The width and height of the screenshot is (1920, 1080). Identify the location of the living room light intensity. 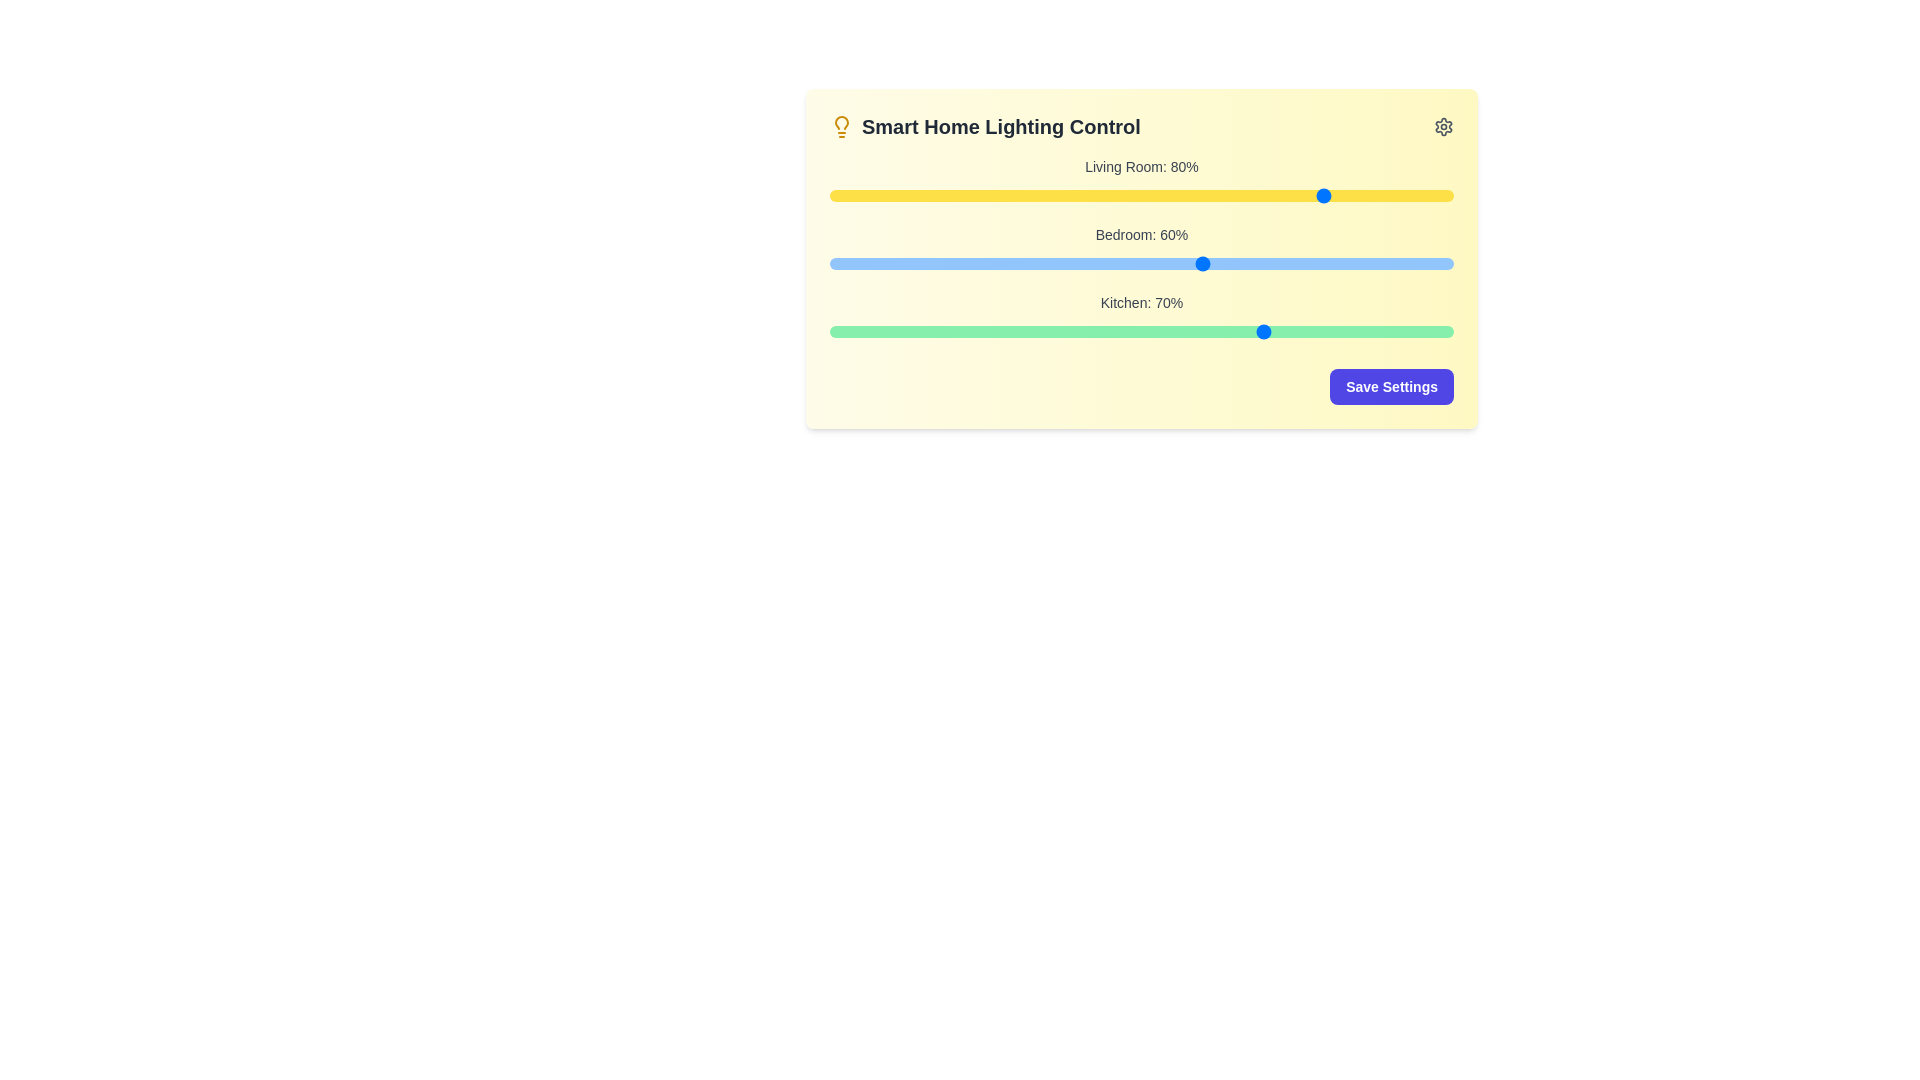
(1123, 196).